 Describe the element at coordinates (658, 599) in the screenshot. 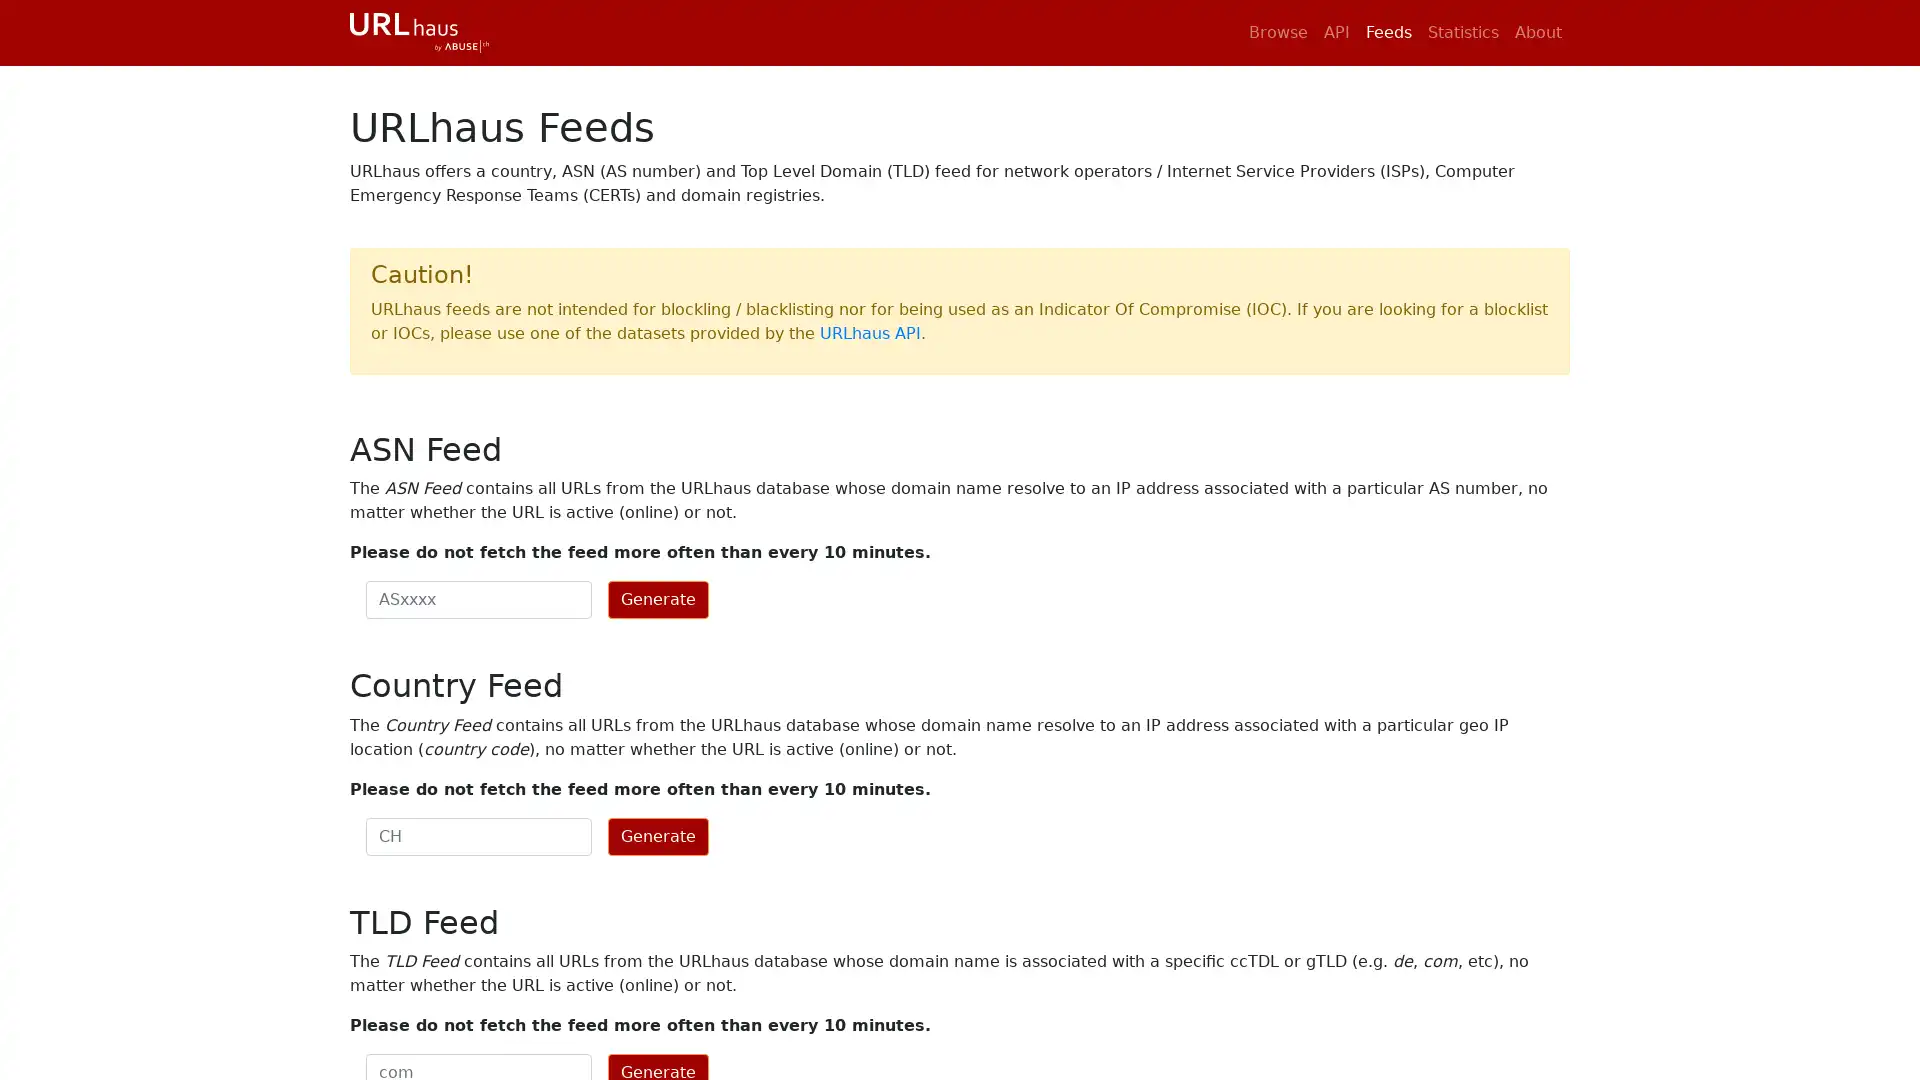

I see `Generate` at that location.